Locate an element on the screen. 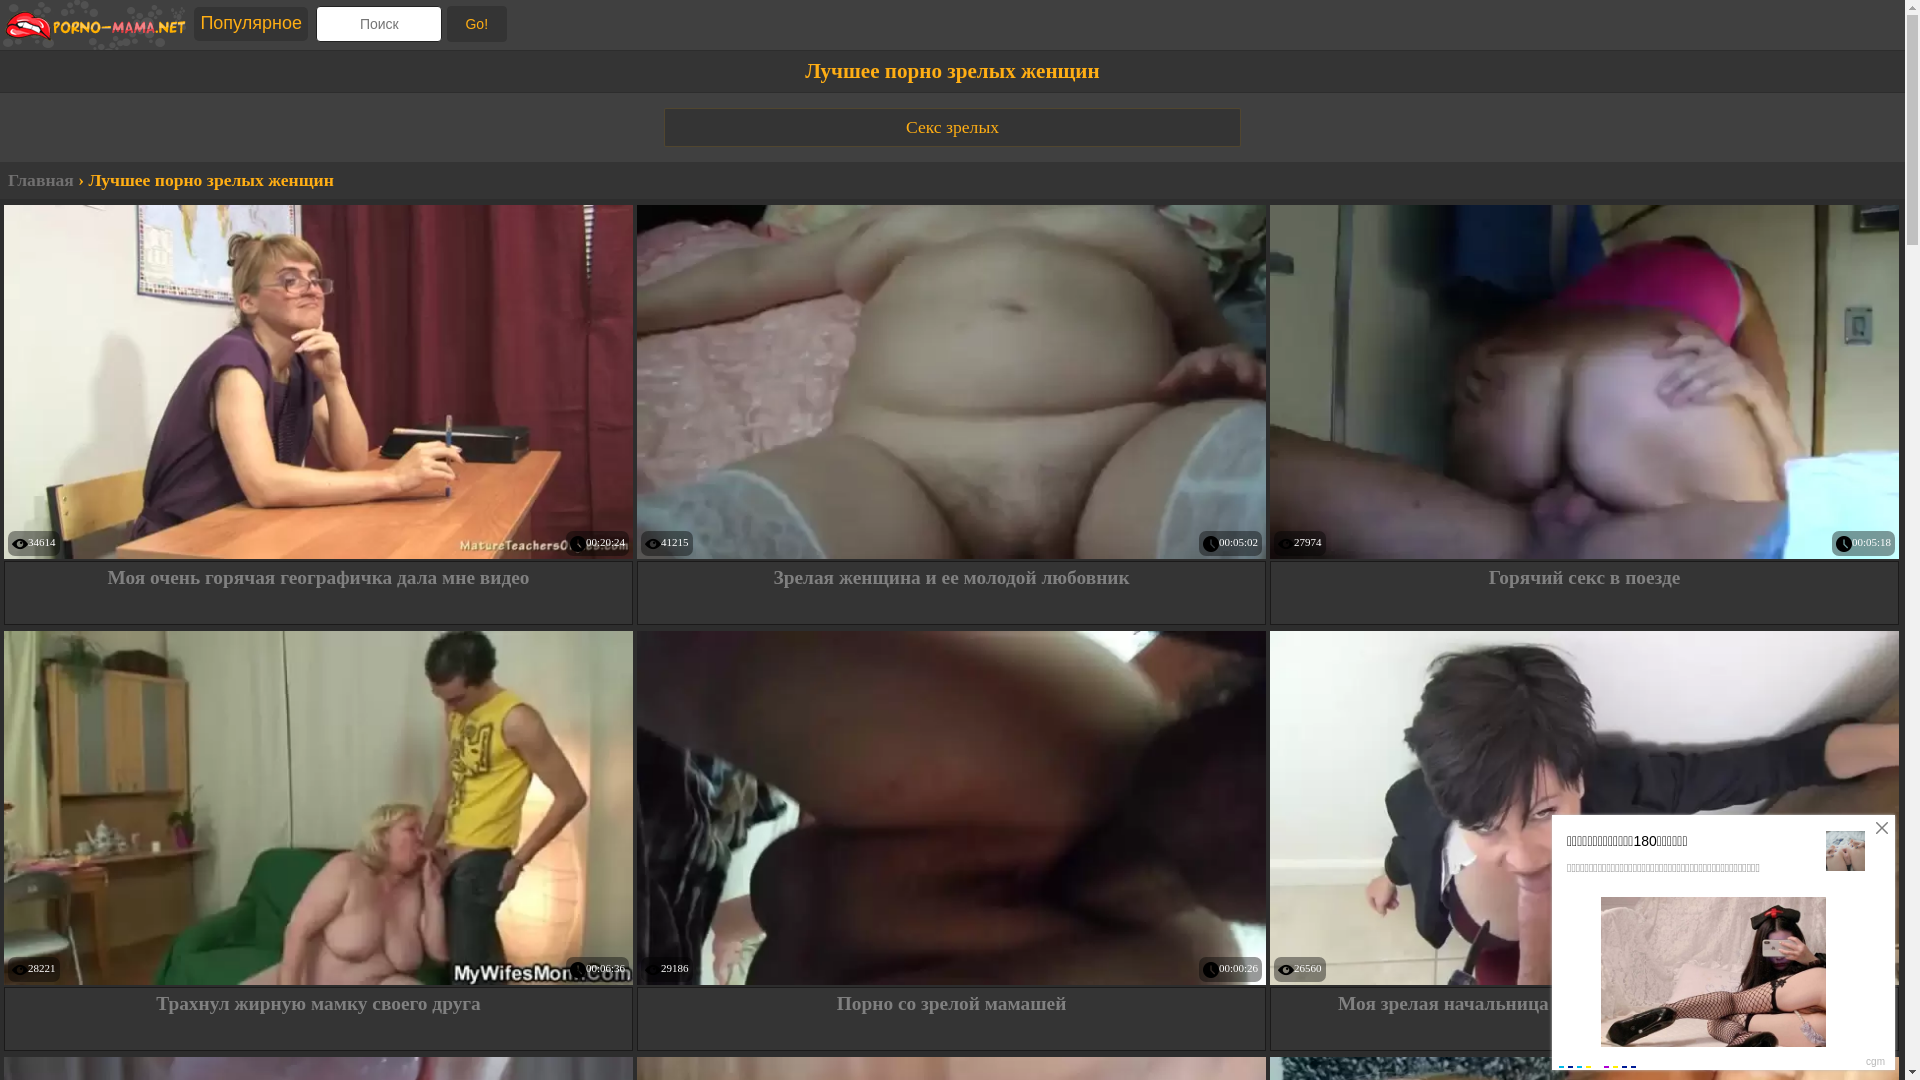 Image resolution: width=1920 pixels, height=1080 pixels. 'Go!' is located at coordinates (475, 23).